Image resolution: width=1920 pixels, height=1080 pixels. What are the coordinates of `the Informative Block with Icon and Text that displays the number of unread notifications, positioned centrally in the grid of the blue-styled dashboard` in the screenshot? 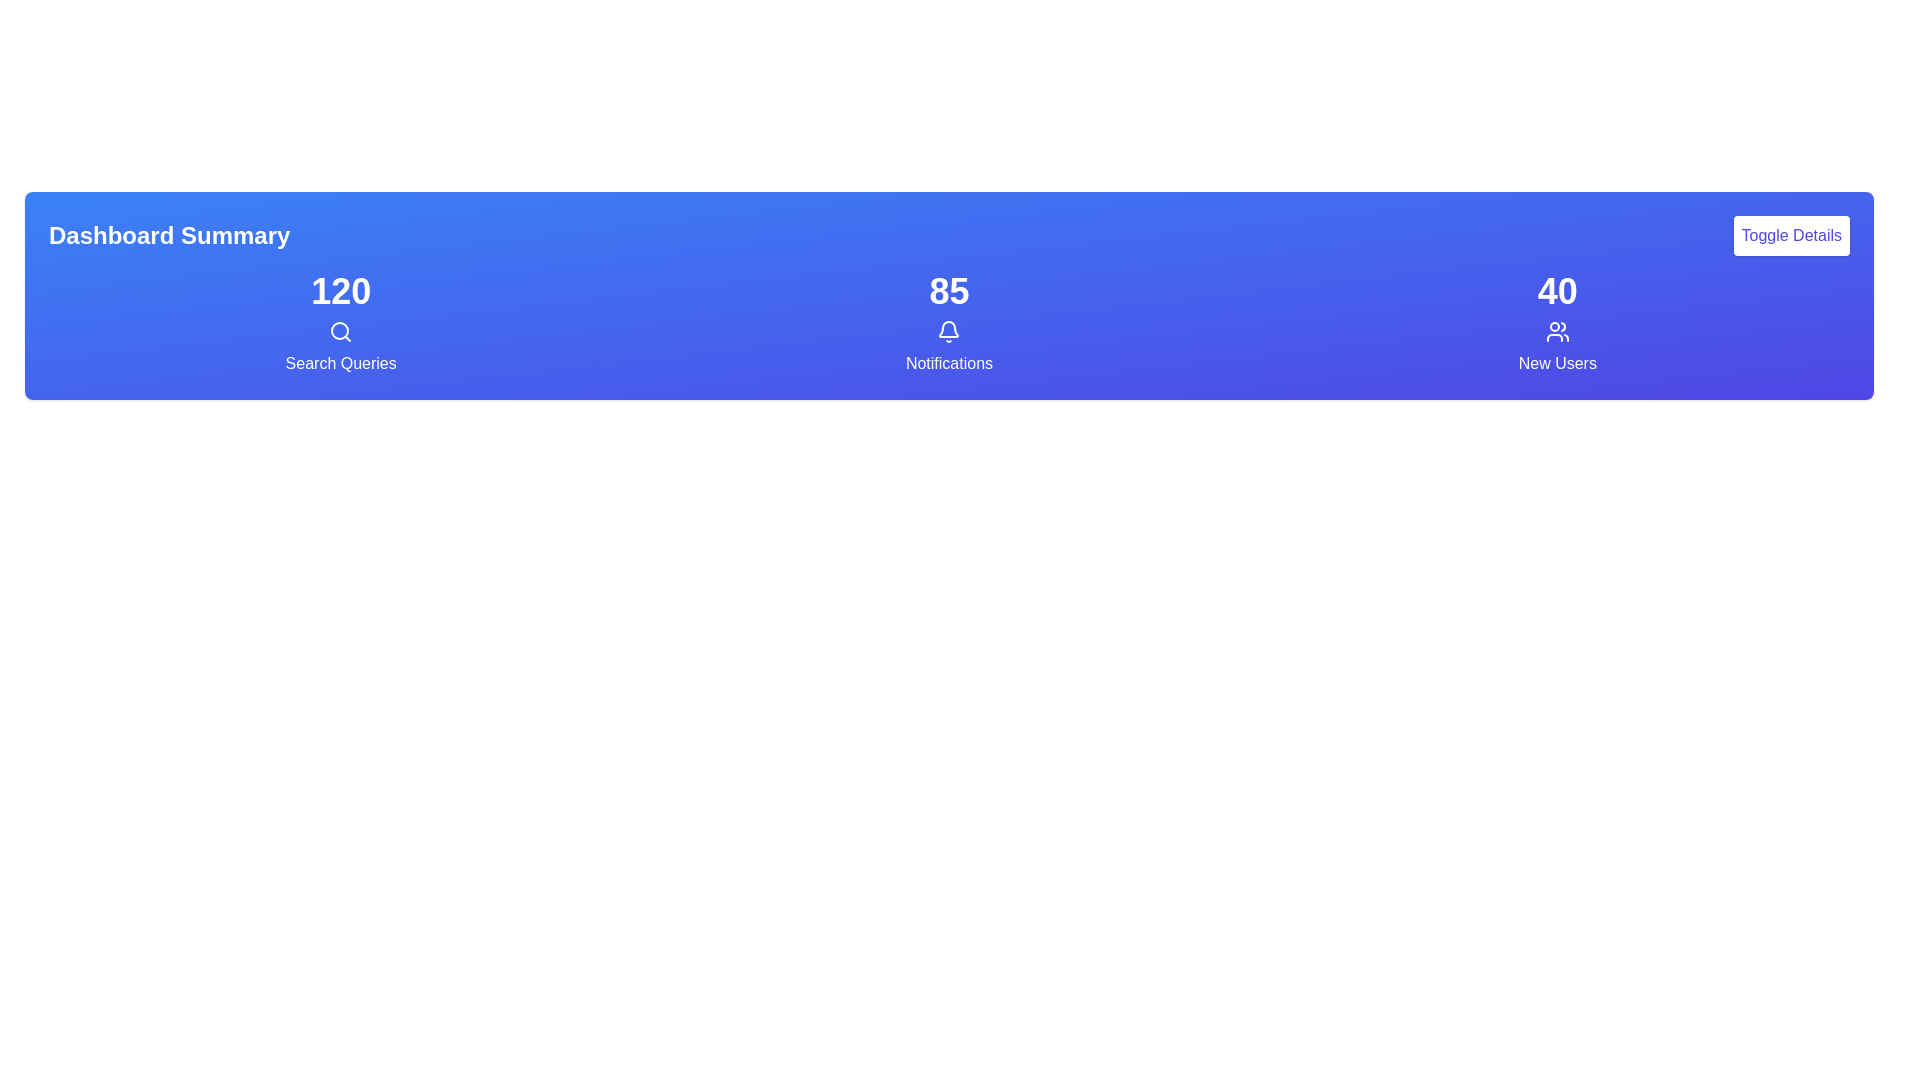 It's located at (948, 323).